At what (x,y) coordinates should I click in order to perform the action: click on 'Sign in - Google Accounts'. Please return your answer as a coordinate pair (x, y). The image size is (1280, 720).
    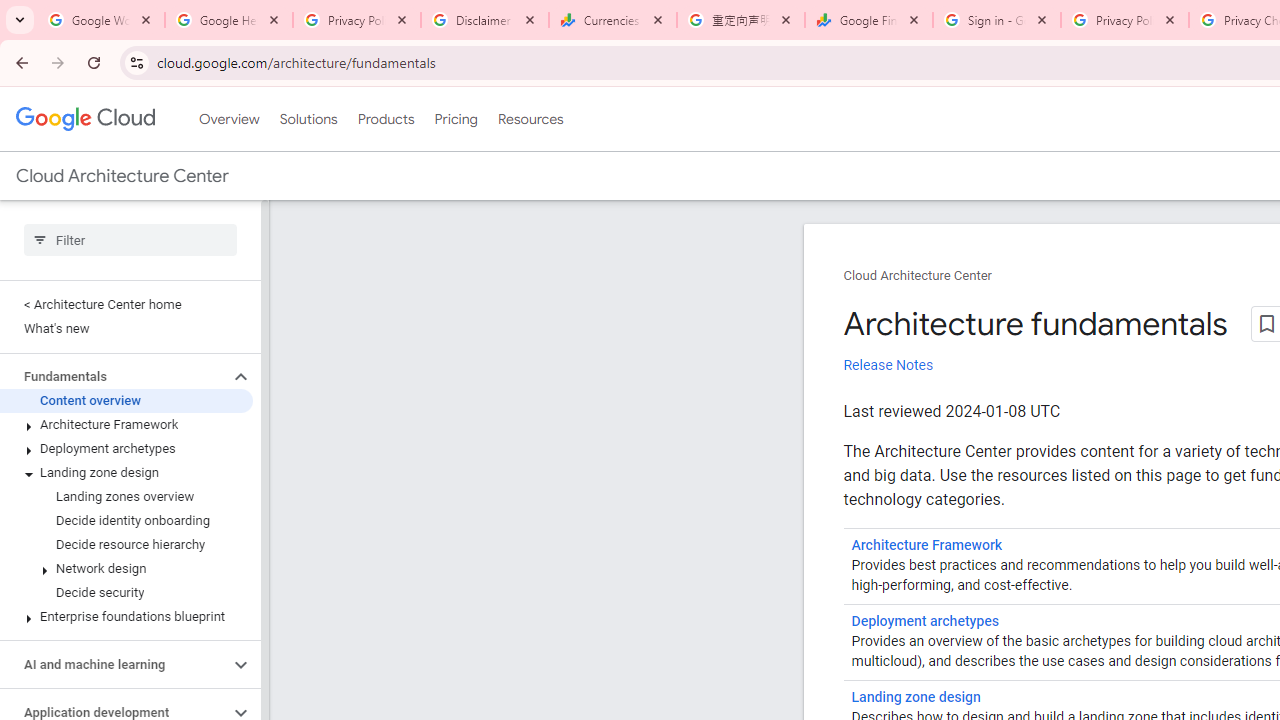
    Looking at the image, I should click on (997, 20).